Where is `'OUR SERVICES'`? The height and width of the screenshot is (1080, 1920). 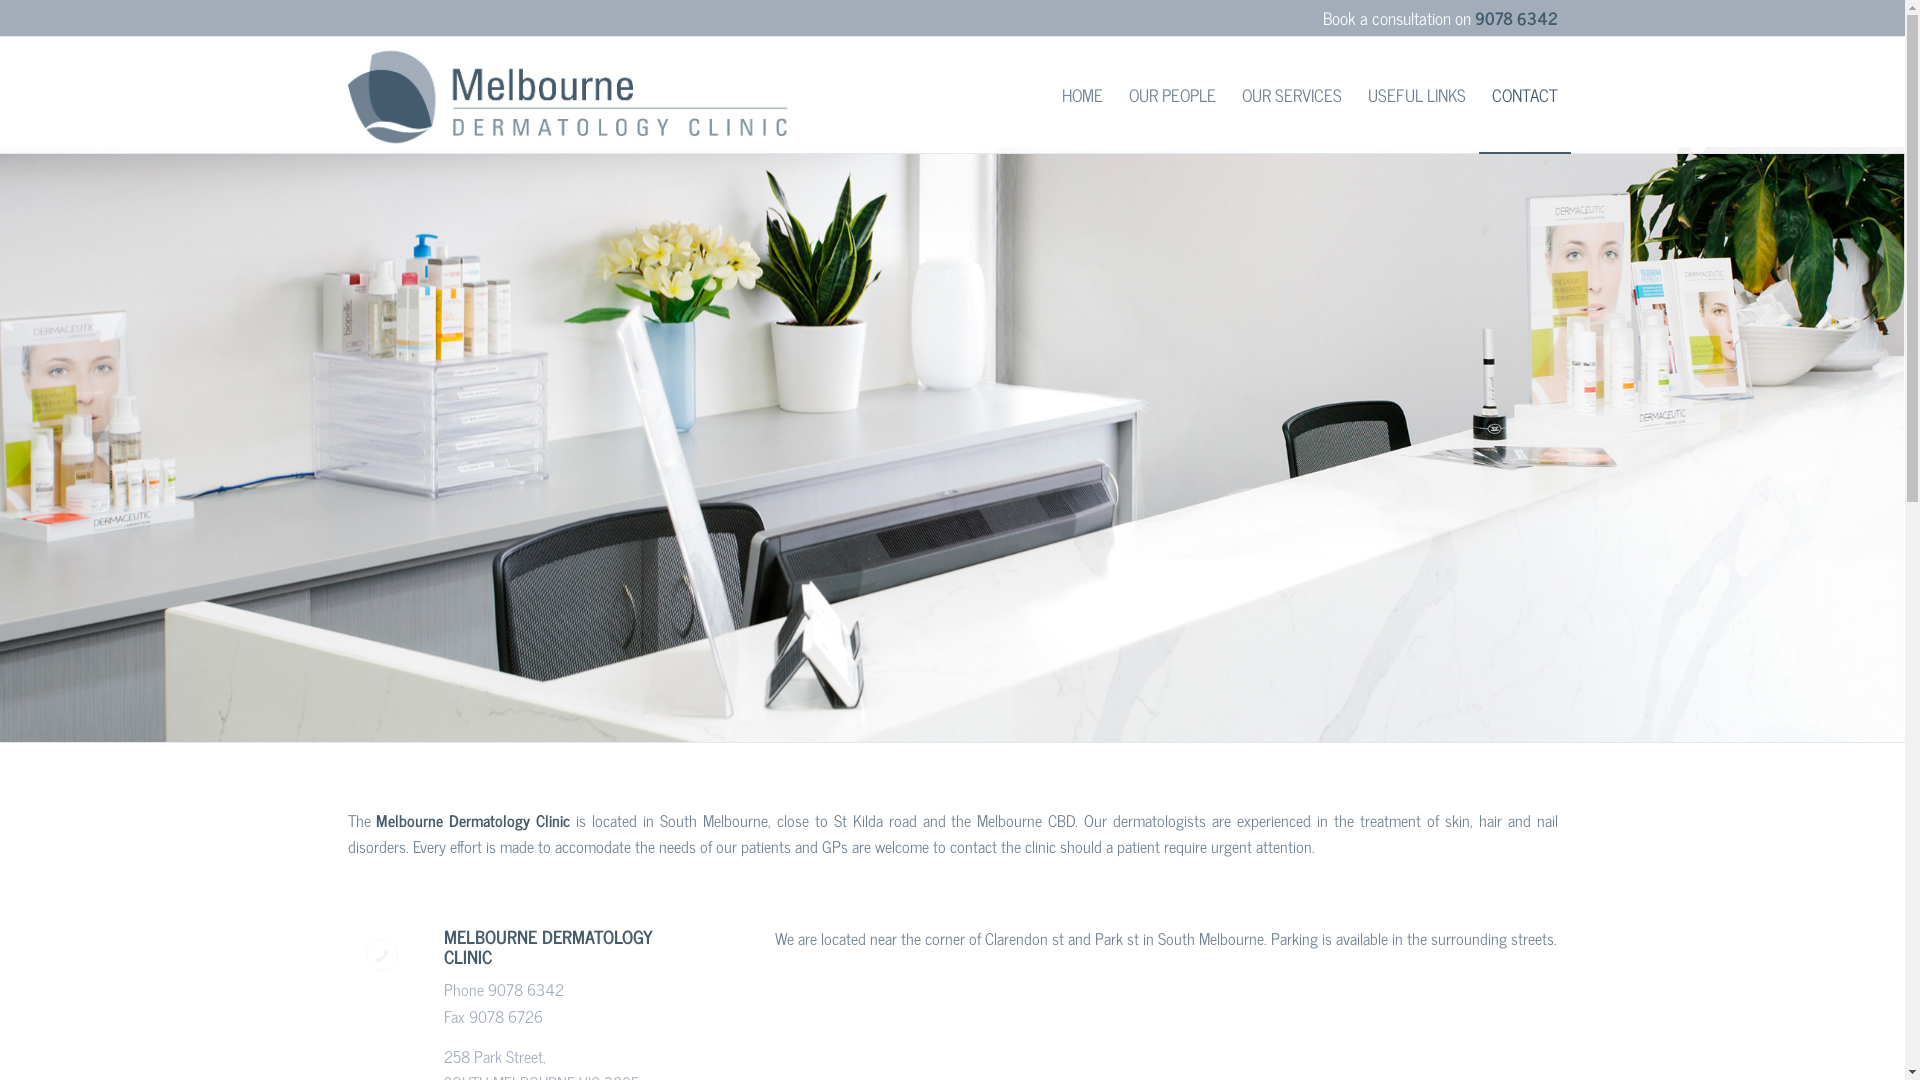 'OUR SERVICES' is located at coordinates (1227, 95).